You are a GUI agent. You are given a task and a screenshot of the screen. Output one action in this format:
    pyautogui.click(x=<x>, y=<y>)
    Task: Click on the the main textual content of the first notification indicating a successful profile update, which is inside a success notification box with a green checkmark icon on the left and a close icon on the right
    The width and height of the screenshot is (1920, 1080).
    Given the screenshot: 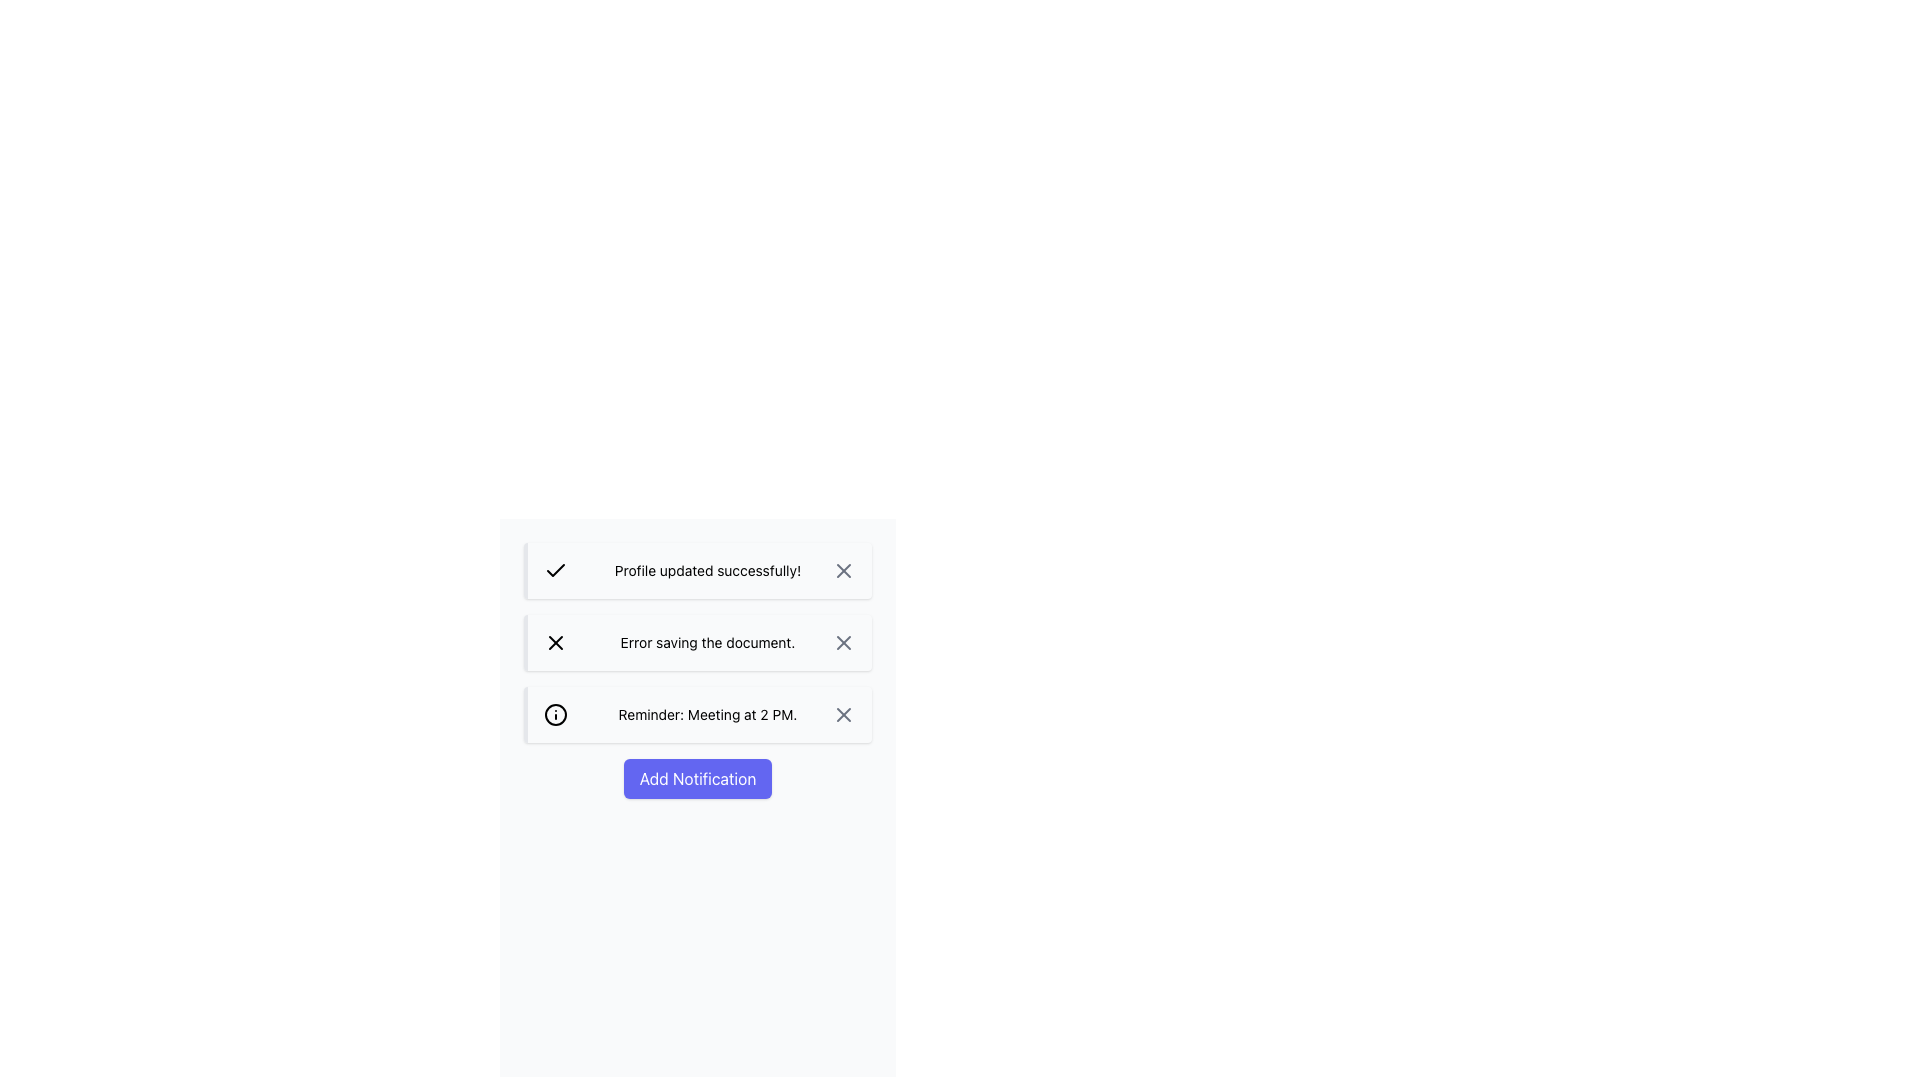 What is the action you would take?
    pyautogui.click(x=708, y=570)
    